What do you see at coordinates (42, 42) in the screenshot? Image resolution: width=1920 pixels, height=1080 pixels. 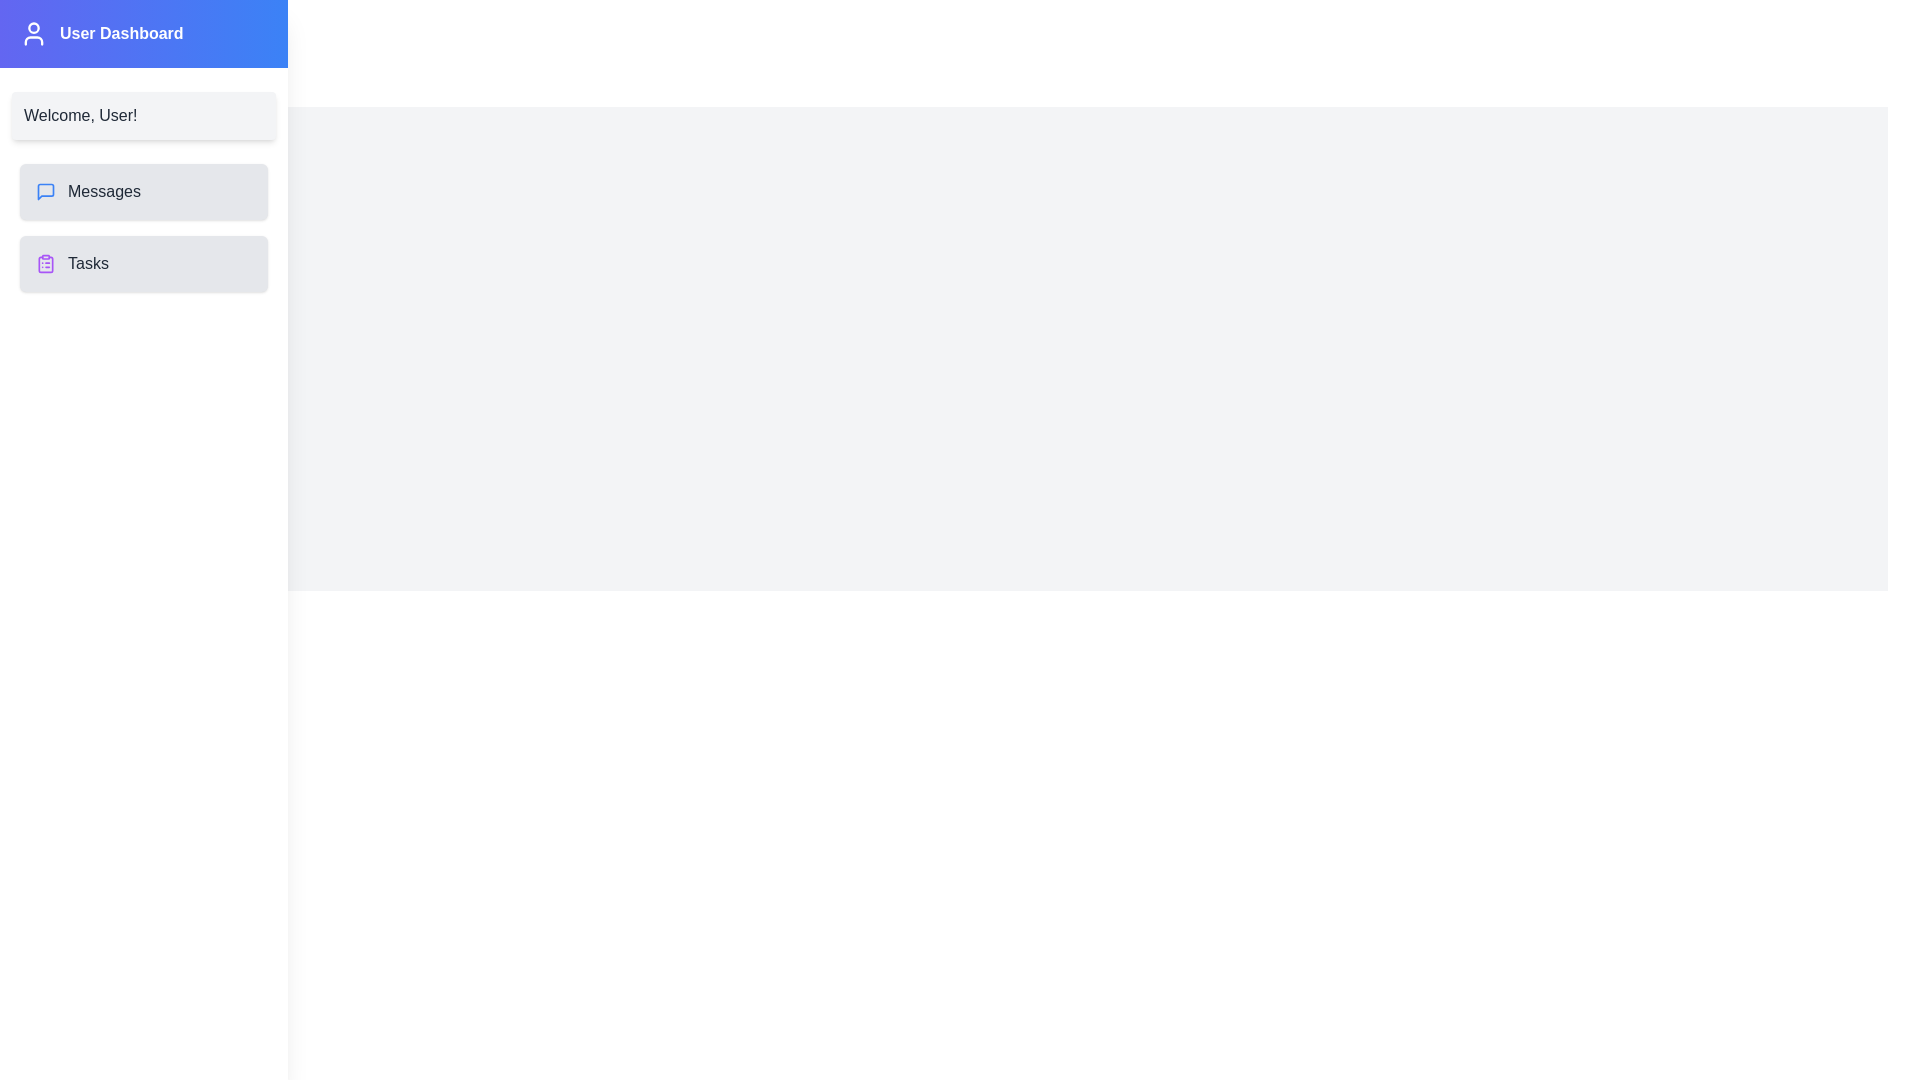 I see `the toggle button to change the drawer's visibility` at bounding box center [42, 42].